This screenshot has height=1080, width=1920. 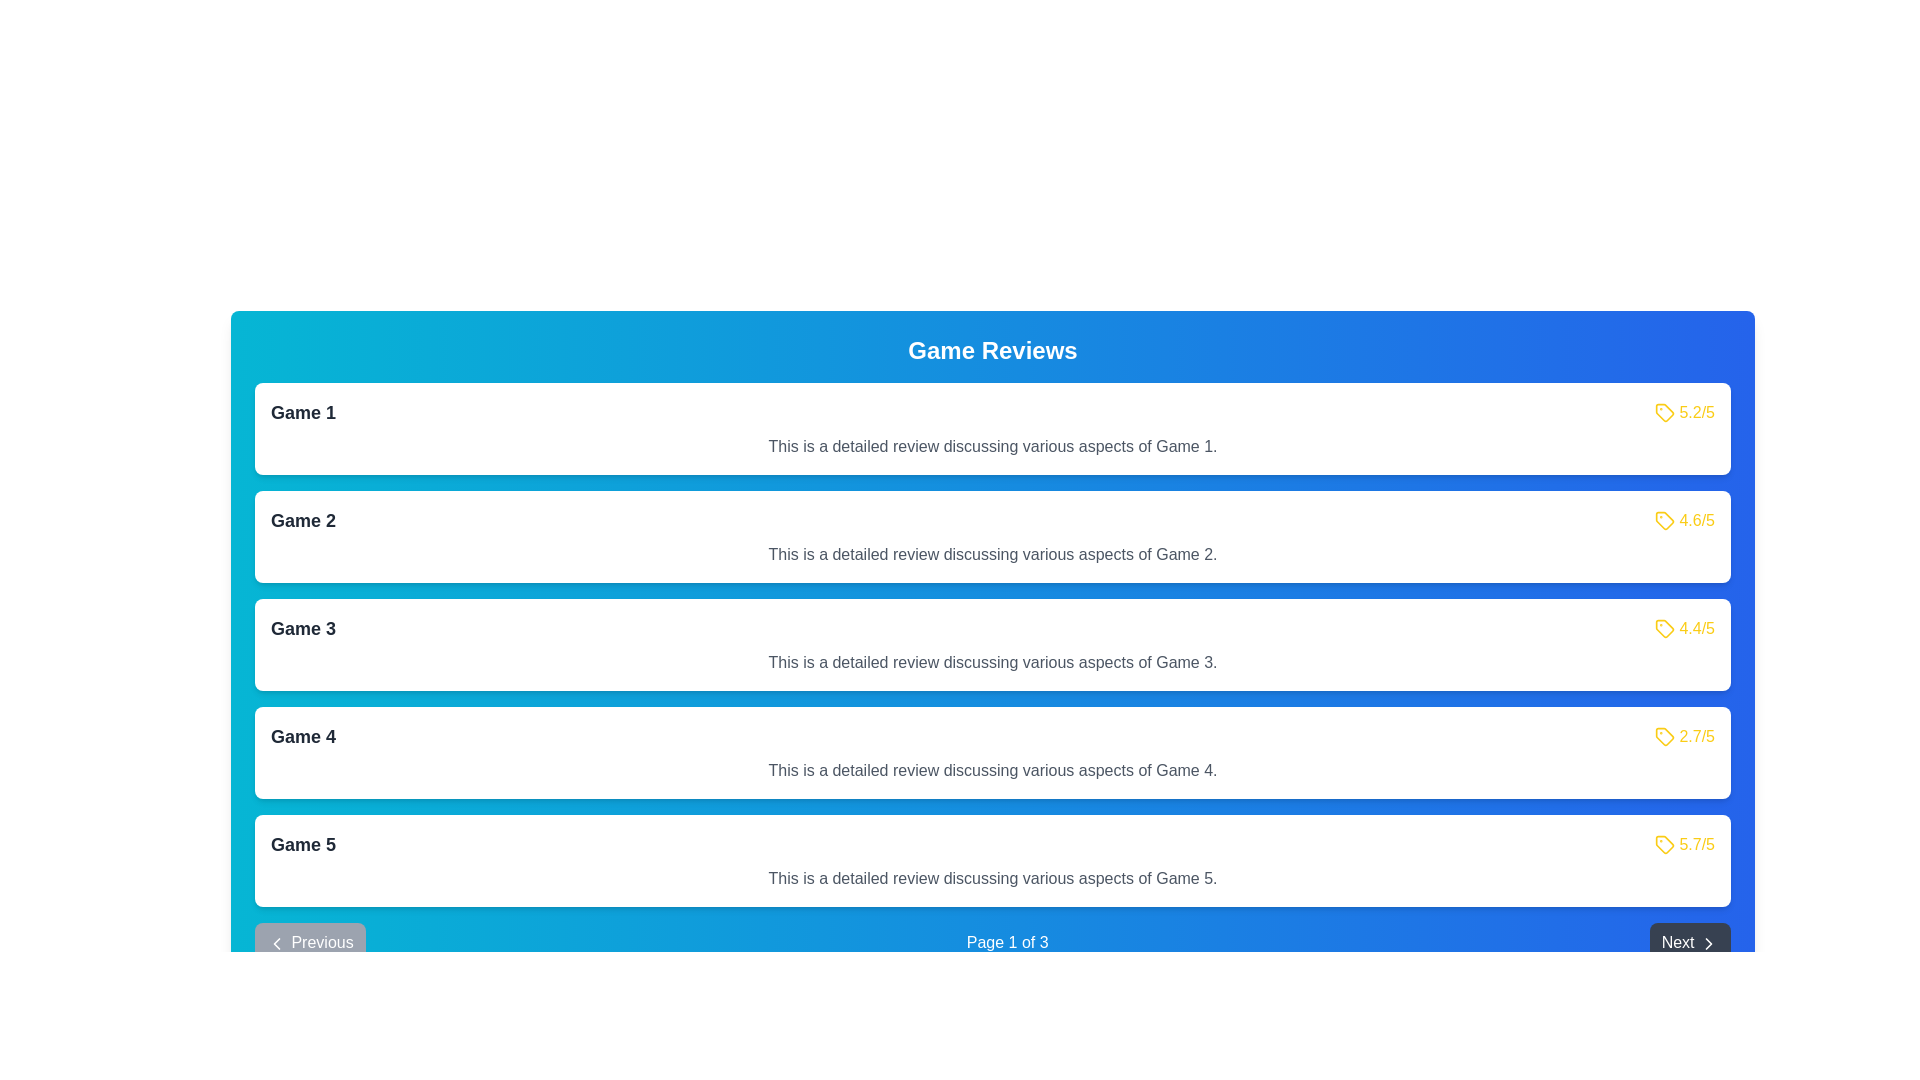 What do you see at coordinates (1684, 627) in the screenshot?
I see `the rating information element displayed next to the title 'Game 3'` at bounding box center [1684, 627].